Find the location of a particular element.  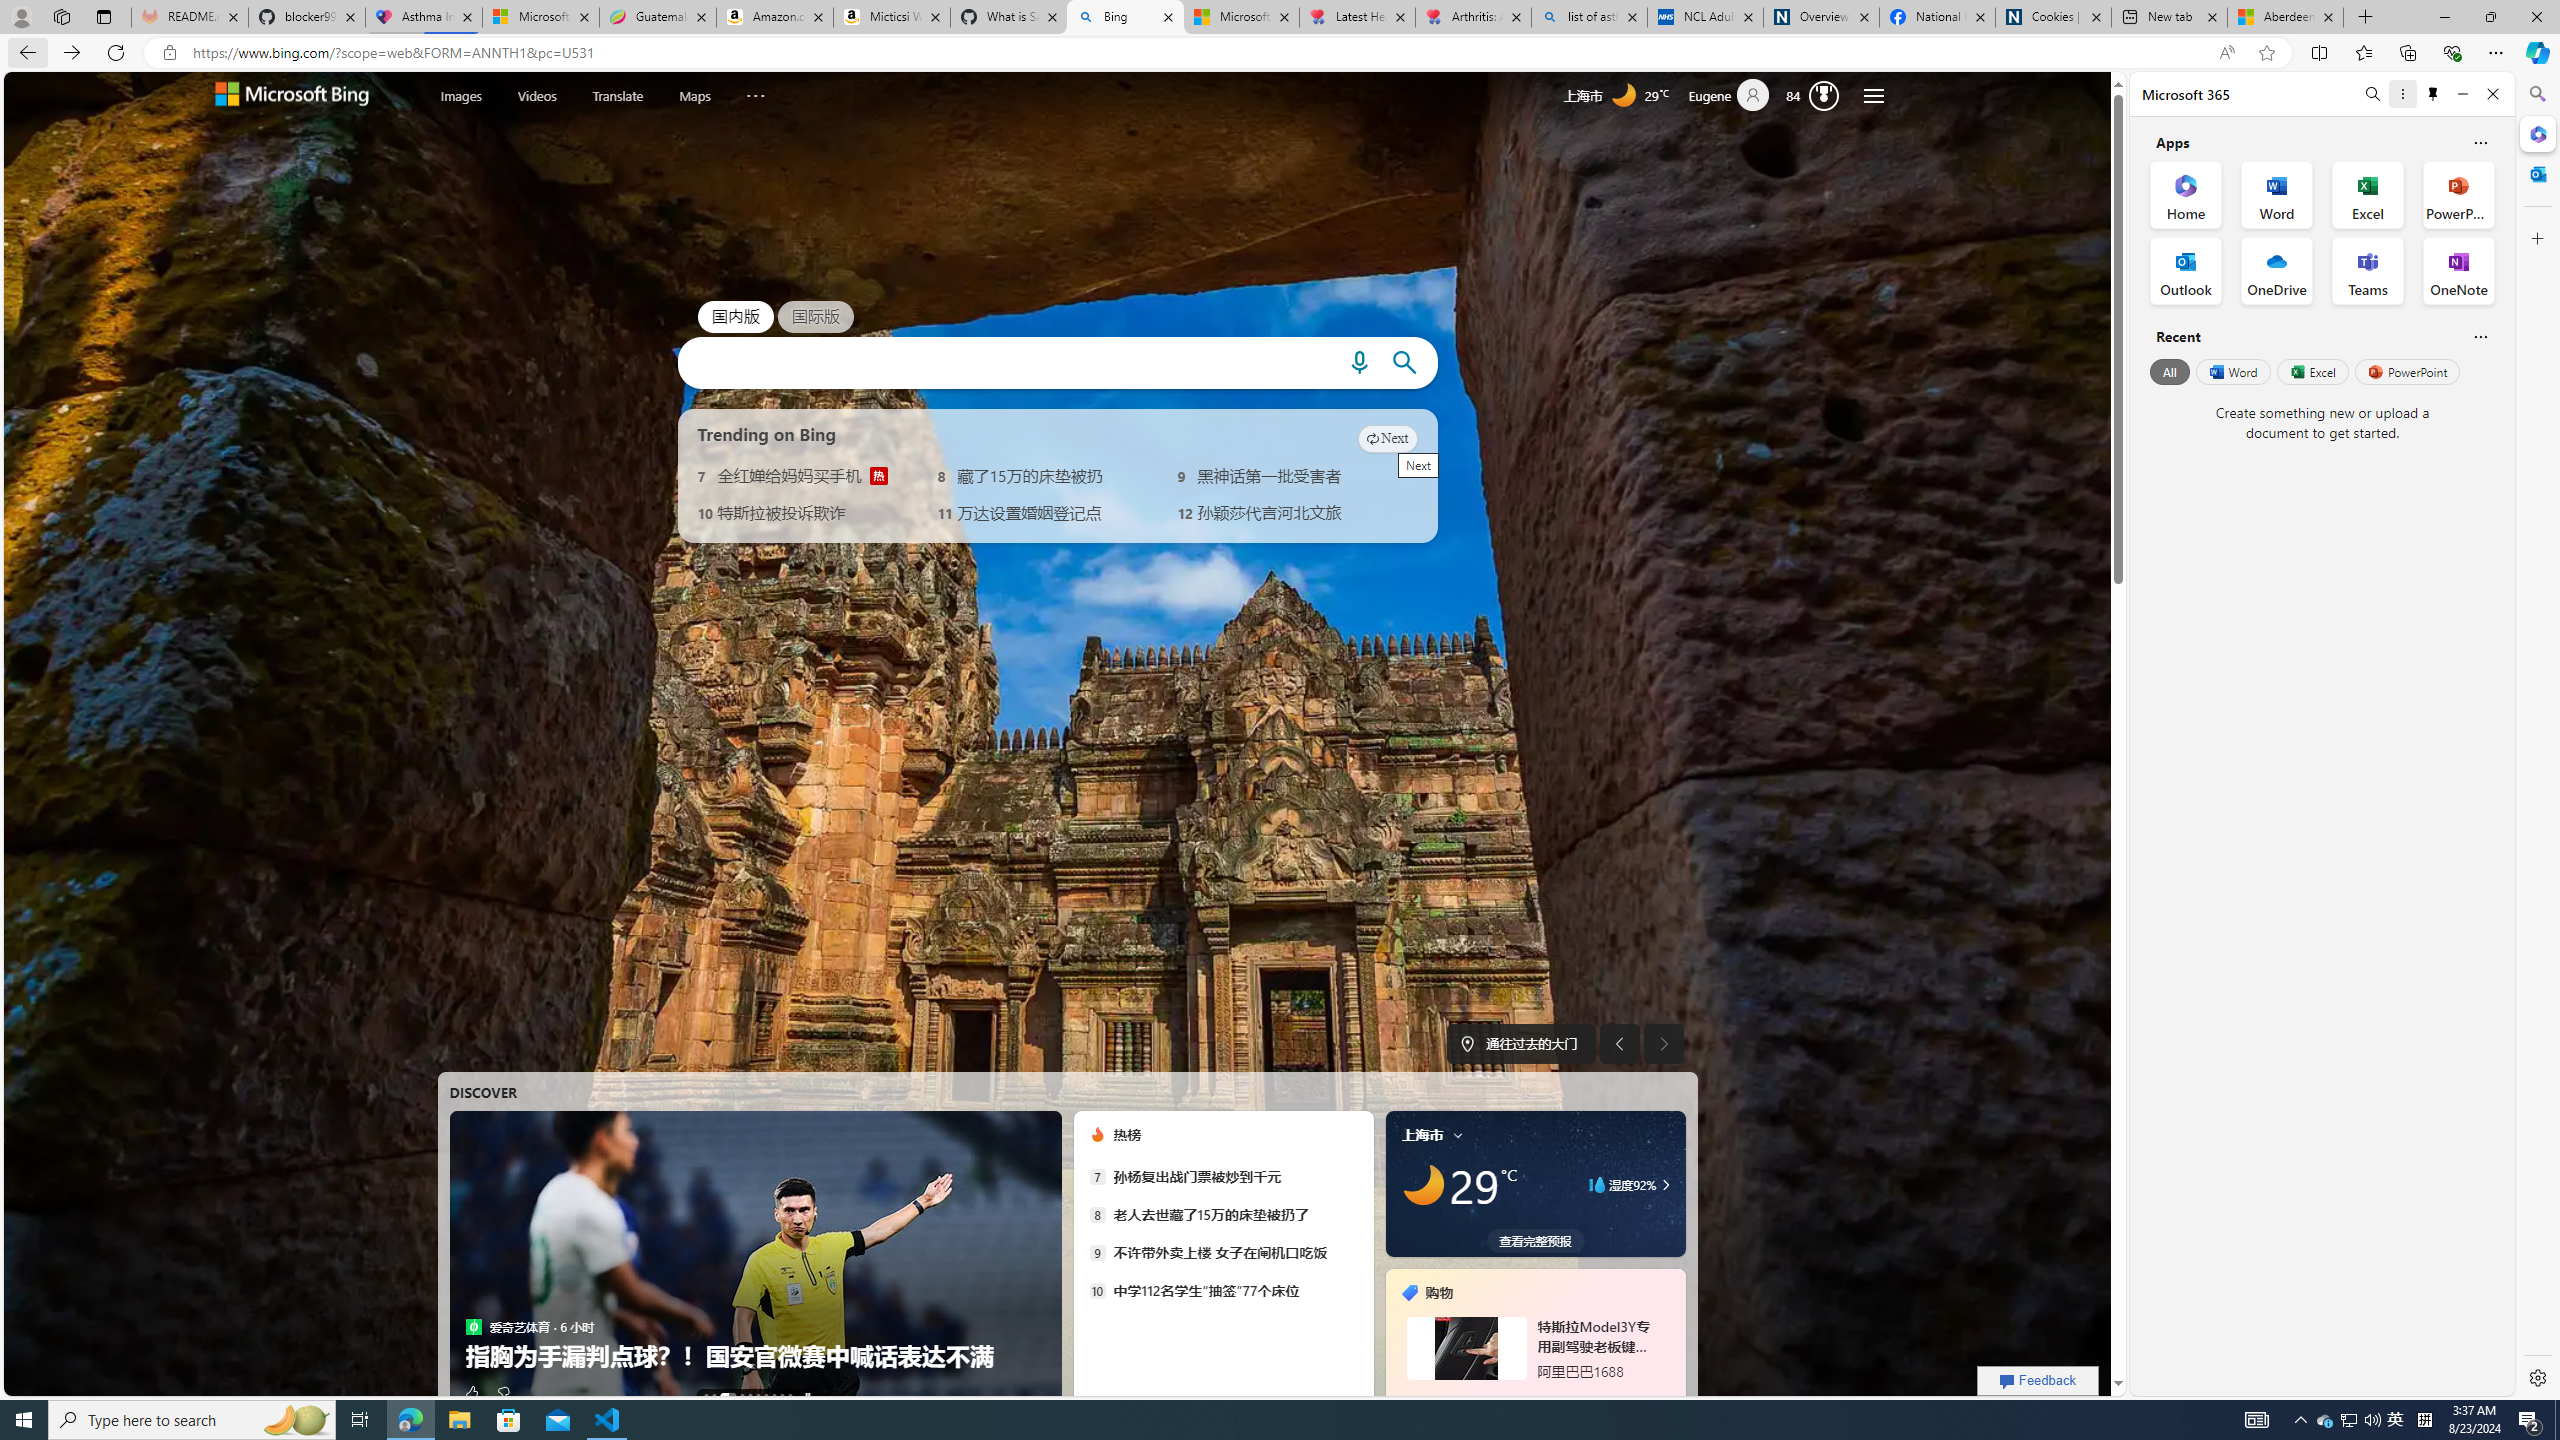

'Home Office App' is located at coordinates (2185, 195).